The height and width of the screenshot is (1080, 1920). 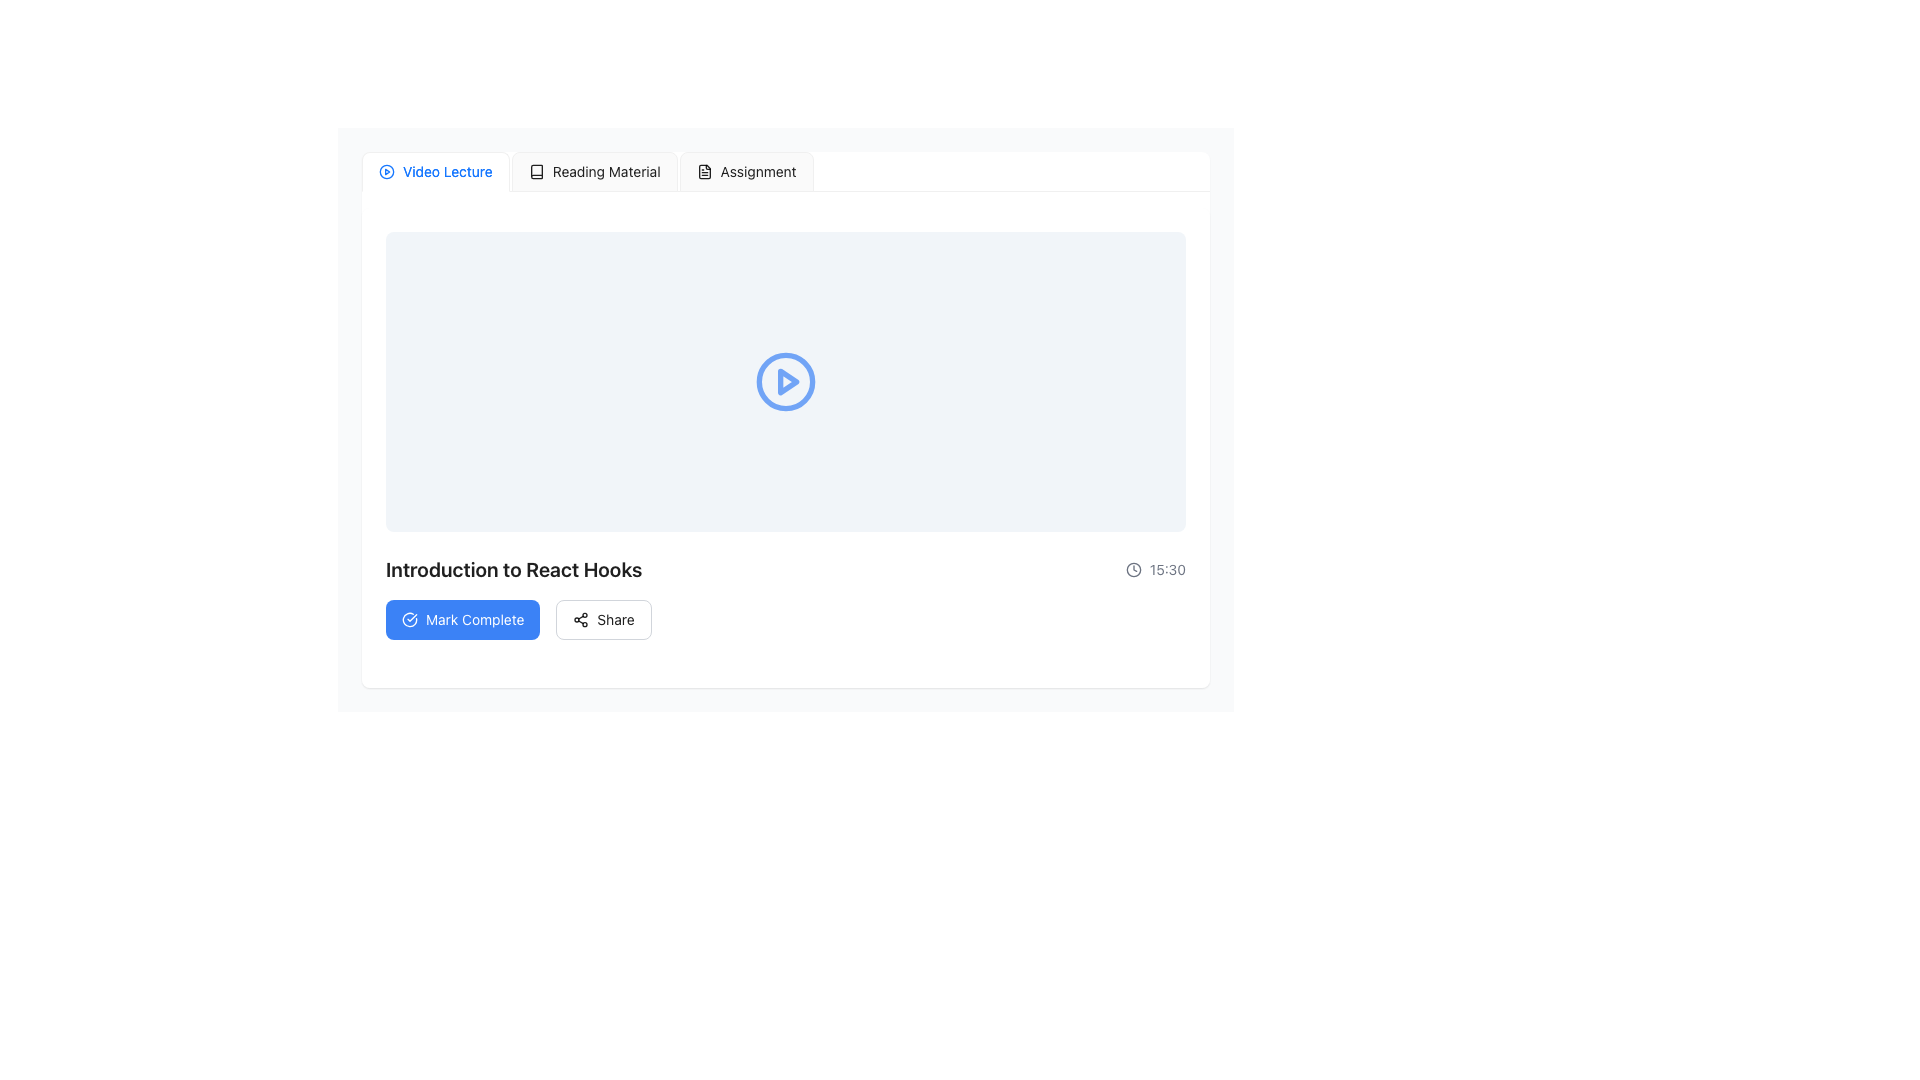 I want to click on the icon shaped like a three-node molecular model within the 'Share' button, located below the video description, so click(x=580, y=619).